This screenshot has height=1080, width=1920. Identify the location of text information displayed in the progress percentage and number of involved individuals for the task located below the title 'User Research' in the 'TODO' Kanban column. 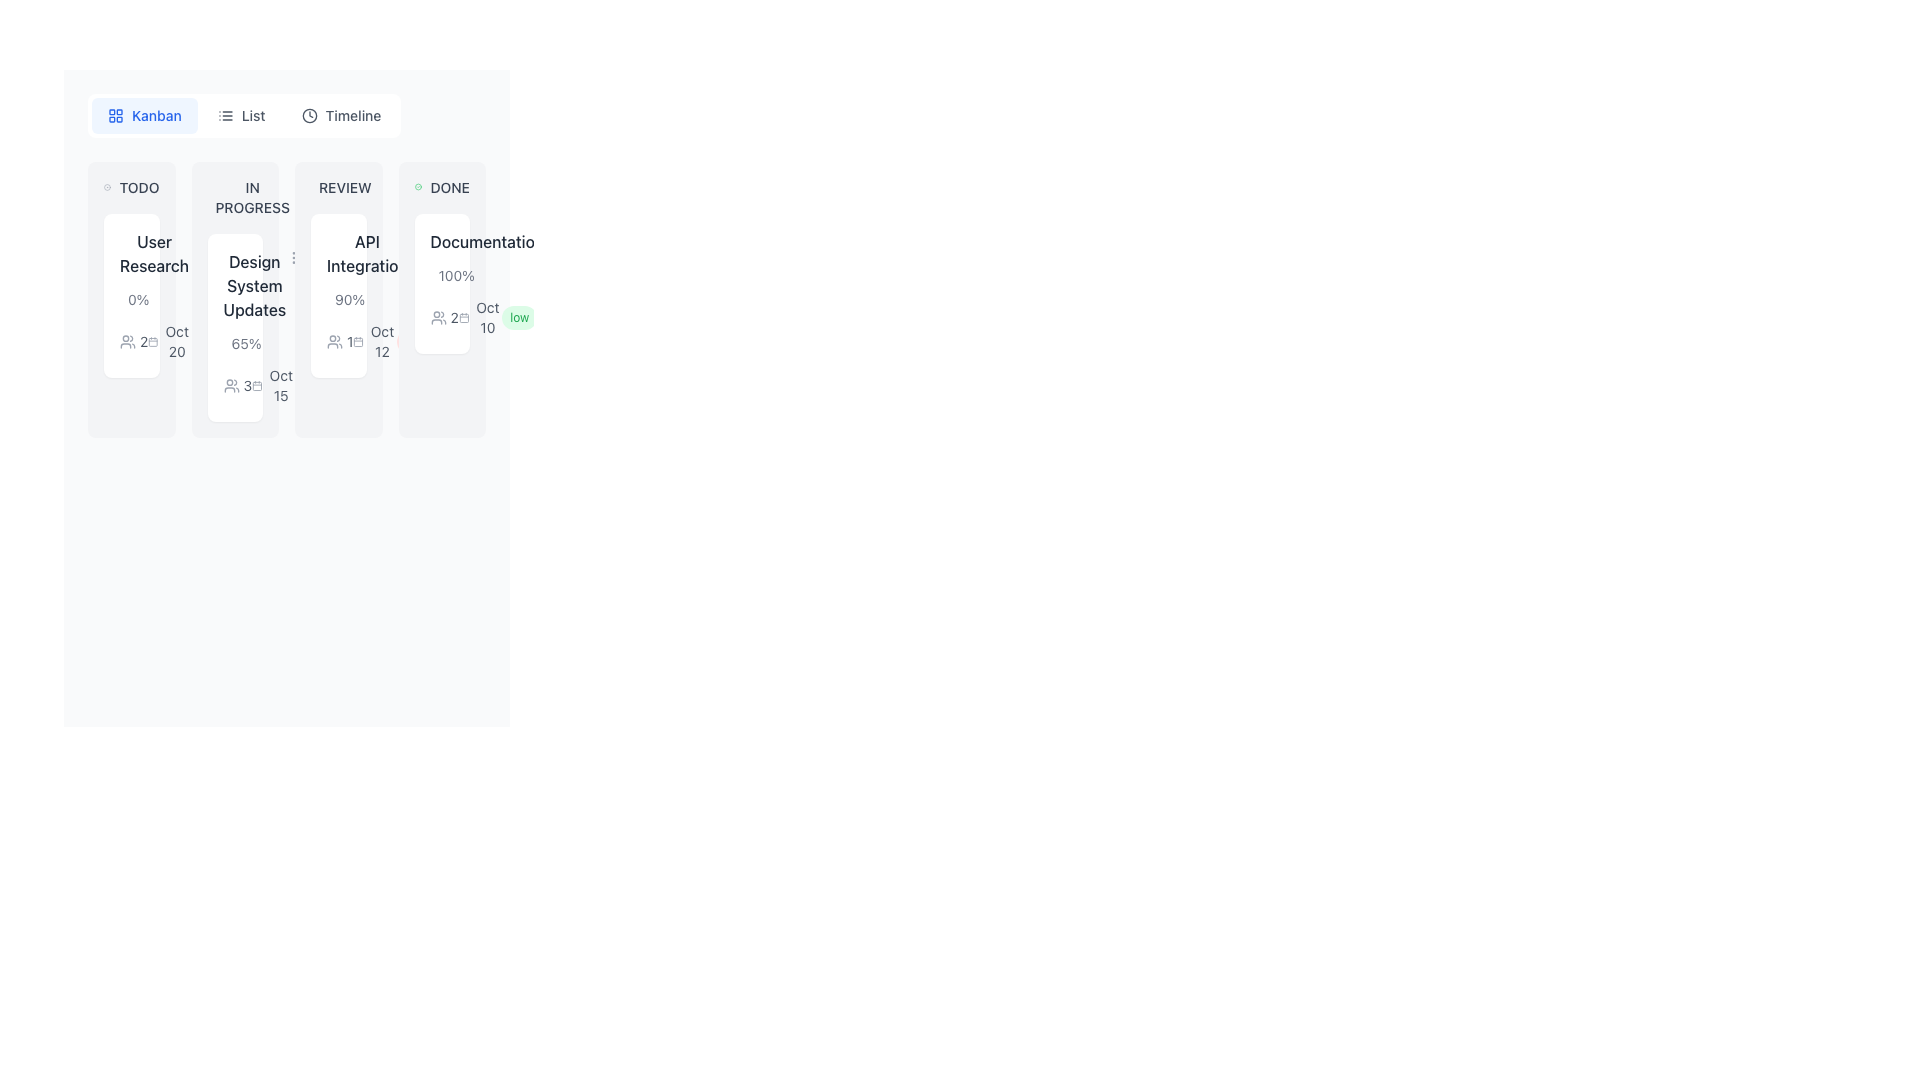
(130, 325).